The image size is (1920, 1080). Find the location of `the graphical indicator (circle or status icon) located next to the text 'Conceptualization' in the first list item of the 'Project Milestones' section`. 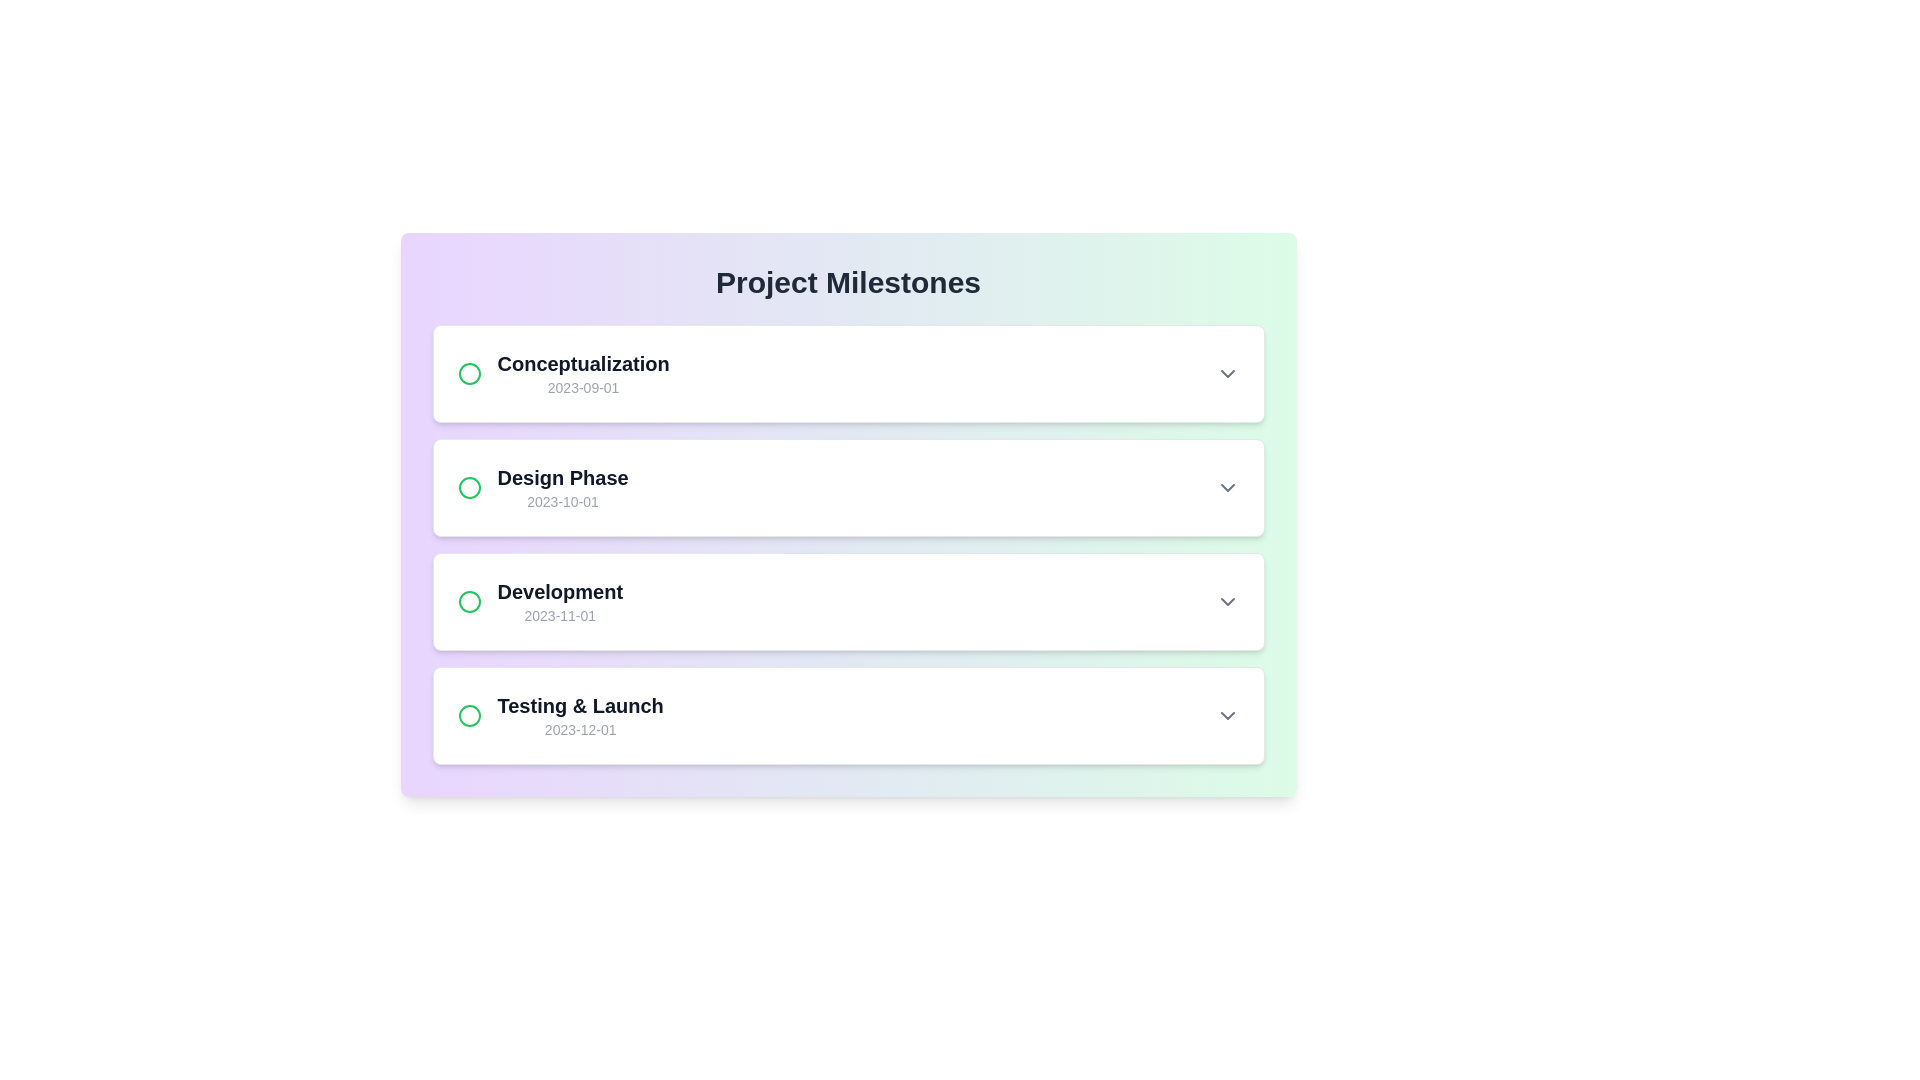

the graphical indicator (circle or status icon) located next to the text 'Conceptualization' in the first list item of the 'Project Milestones' section is located at coordinates (468, 374).